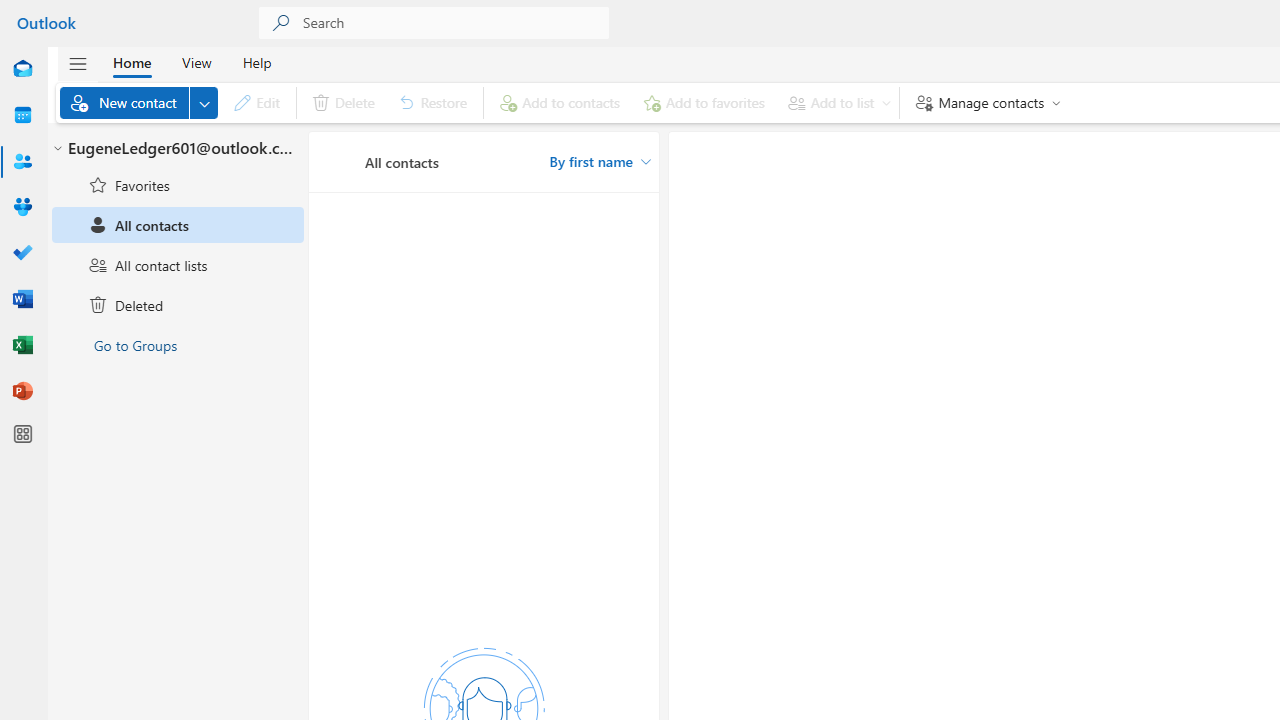  Describe the element at coordinates (255, 102) in the screenshot. I see `'Edit'` at that location.